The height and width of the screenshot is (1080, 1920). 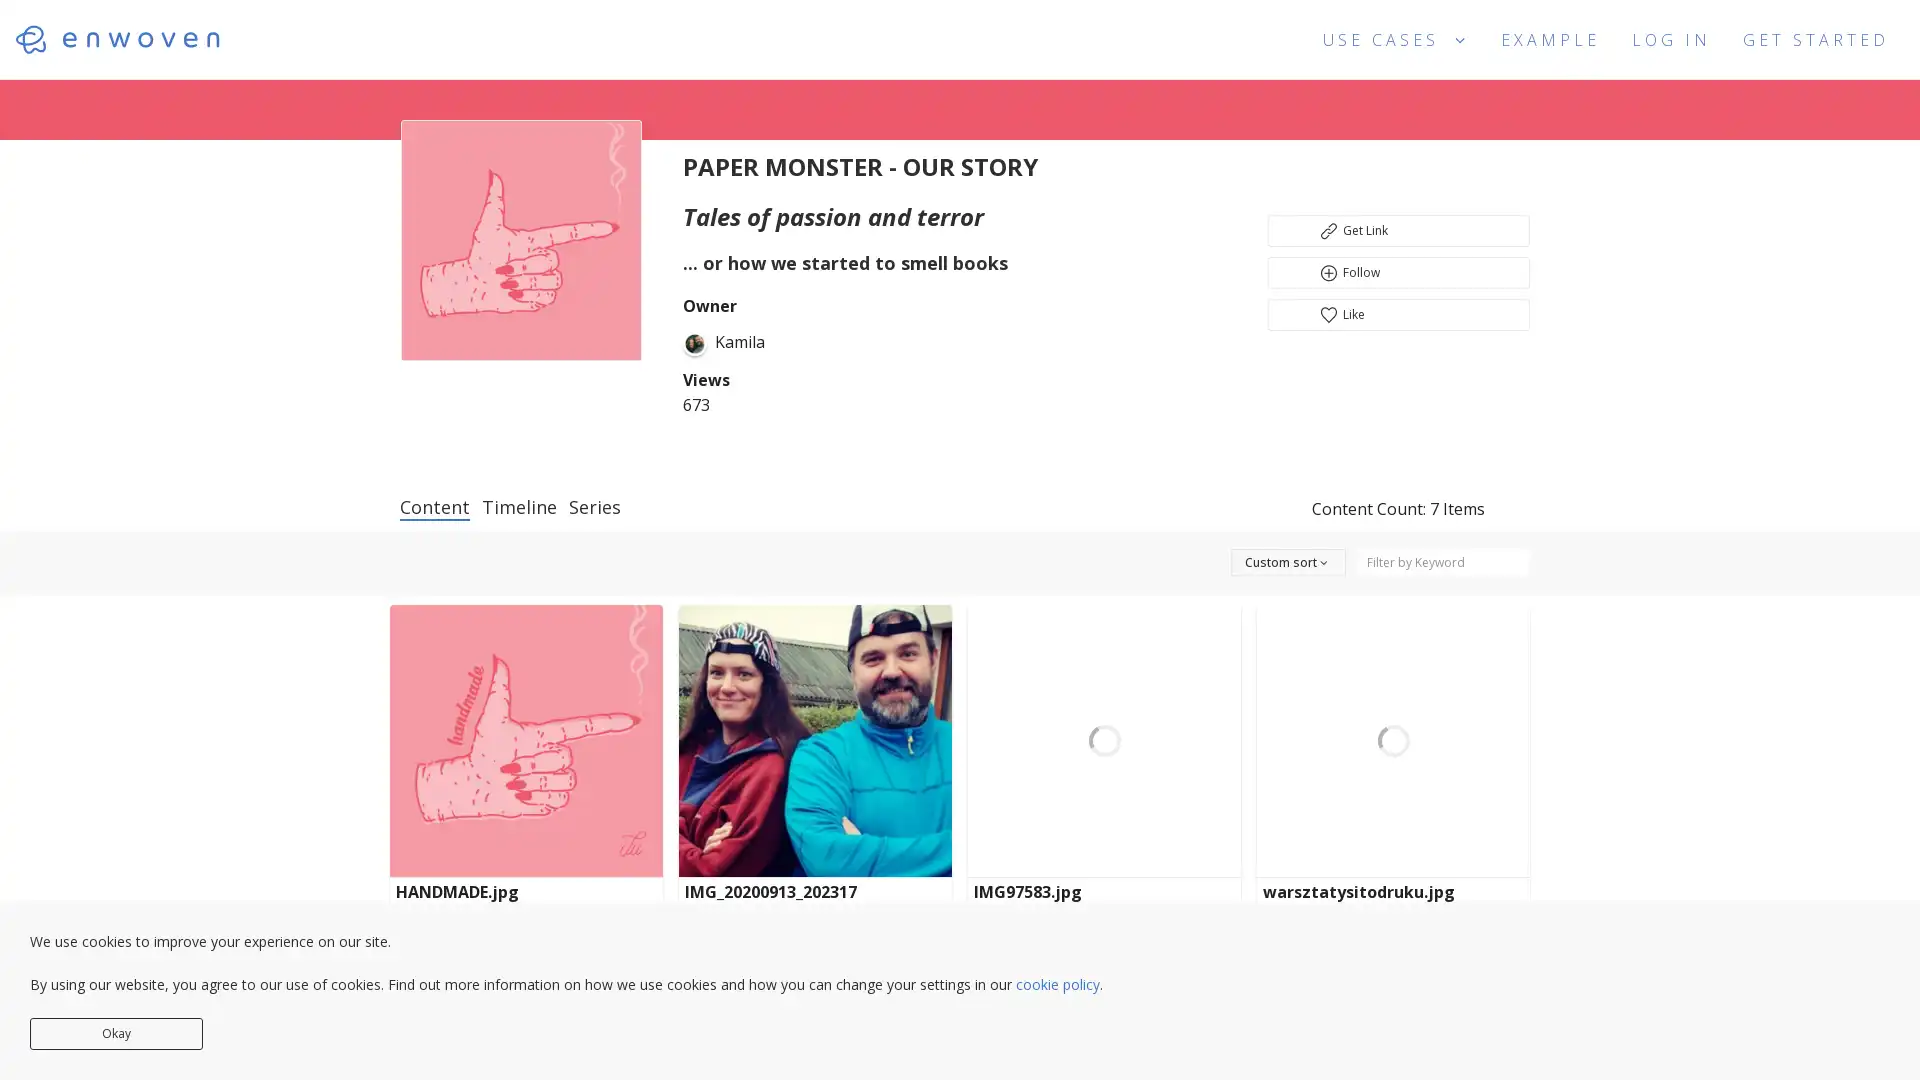 What do you see at coordinates (1395, 39) in the screenshot?
I see `USE CASES` at bounding box center [1395, 39].